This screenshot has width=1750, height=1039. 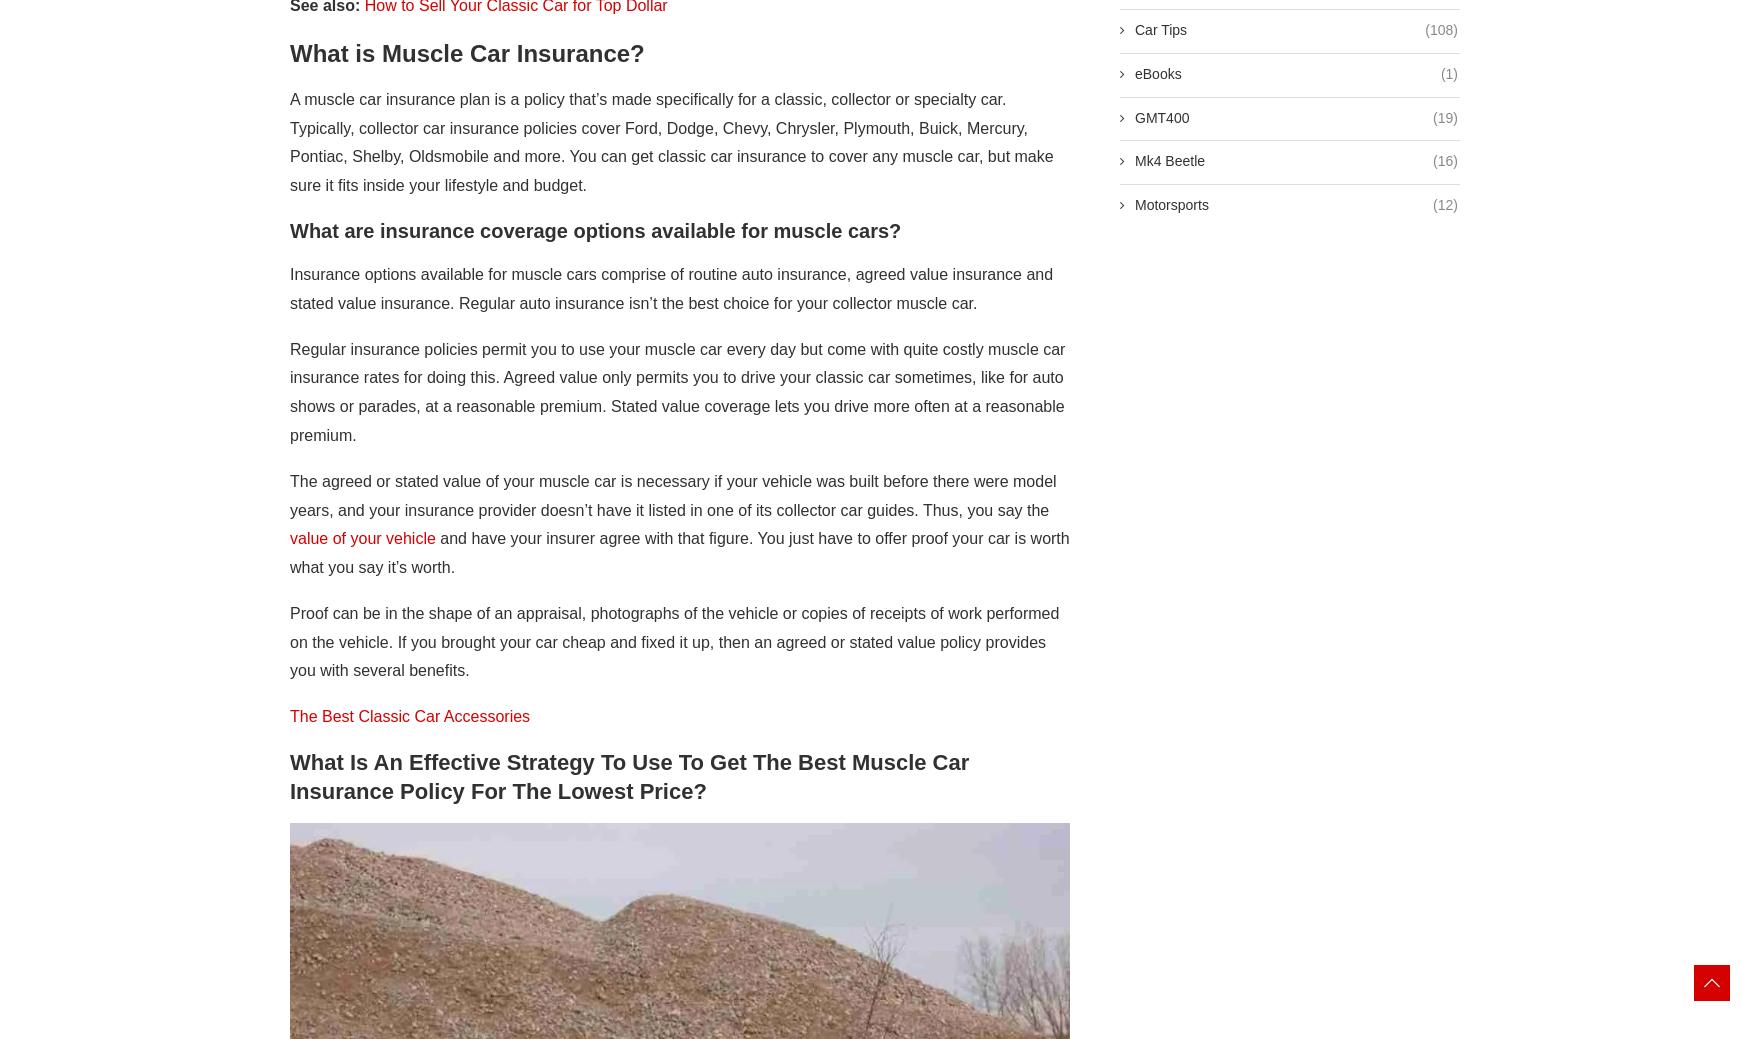 I want to click on '(1)', so click(x=1449, y=72).